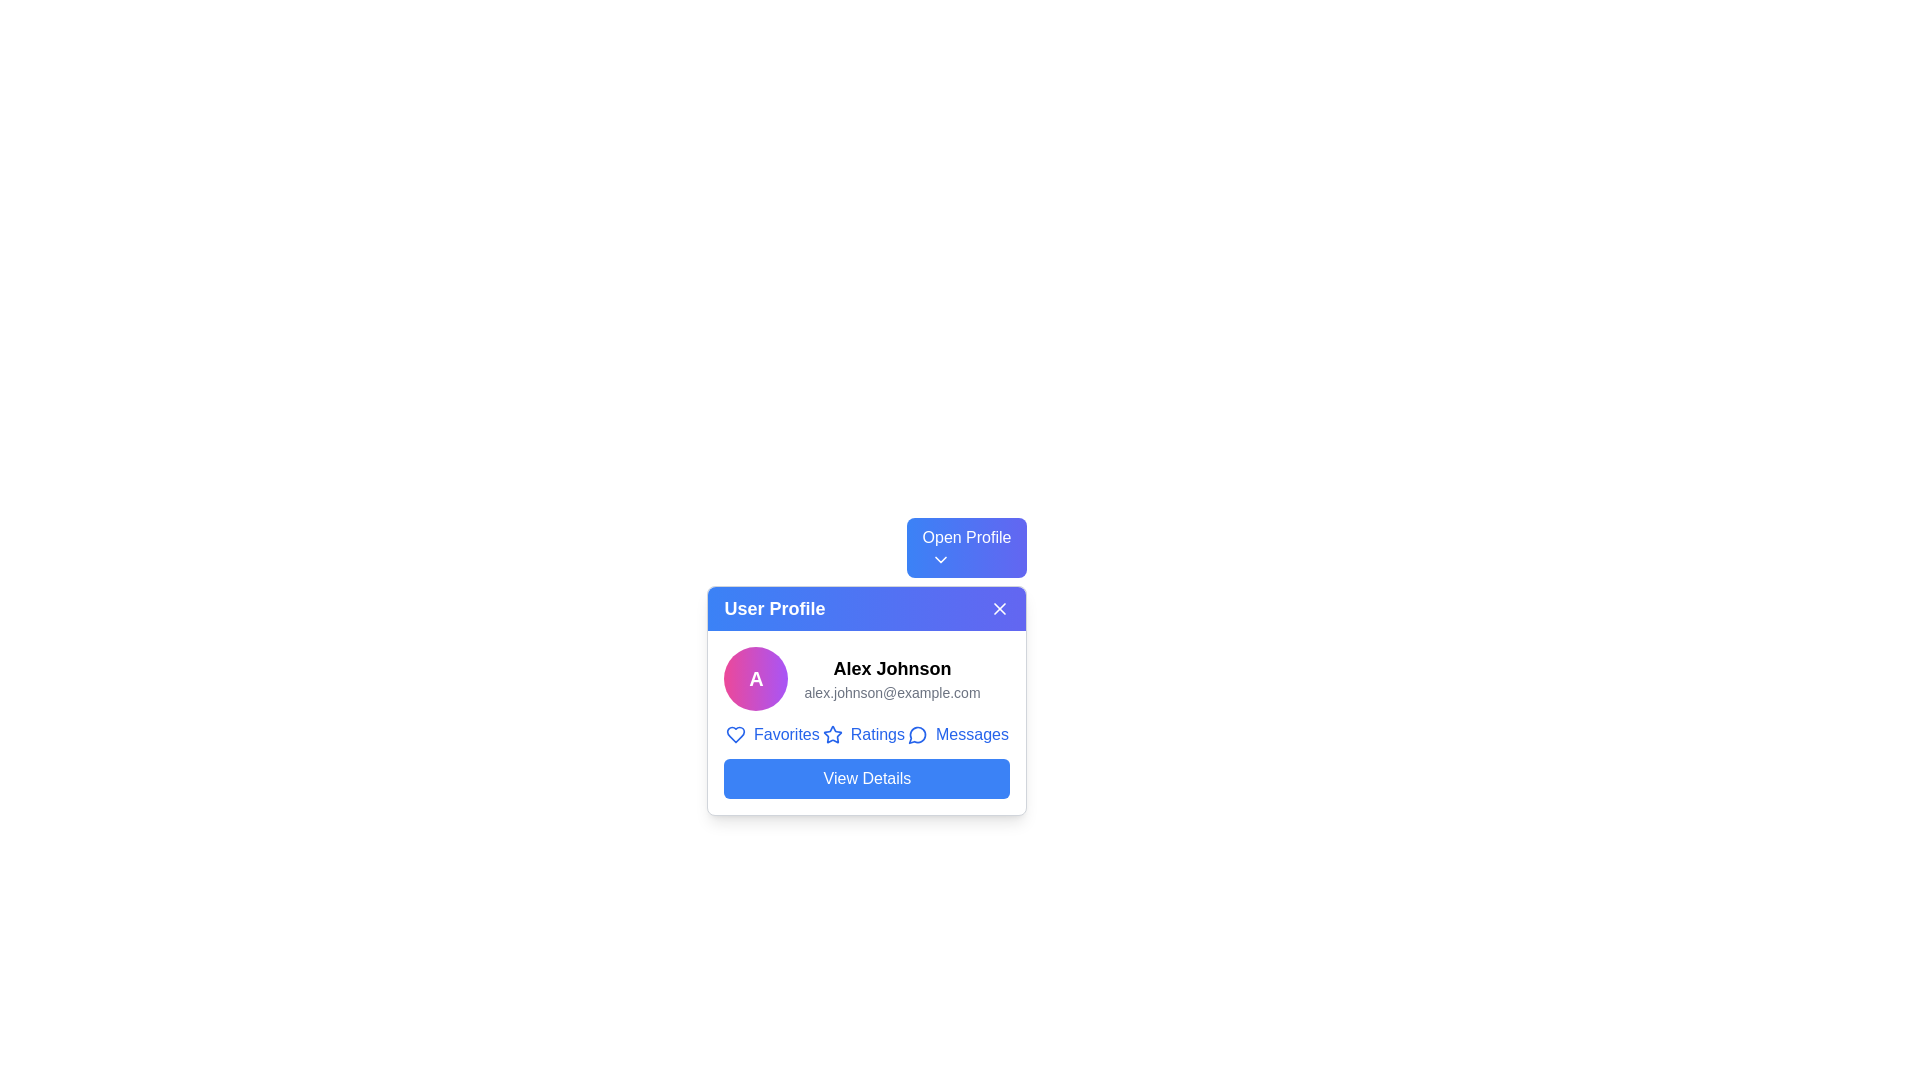 The width and height of the screenshot is (1920, 1080). Describe the element at coordinates (867, 778) in the screenshot. I see `the button located at the bottom of the user profile card` at that location.